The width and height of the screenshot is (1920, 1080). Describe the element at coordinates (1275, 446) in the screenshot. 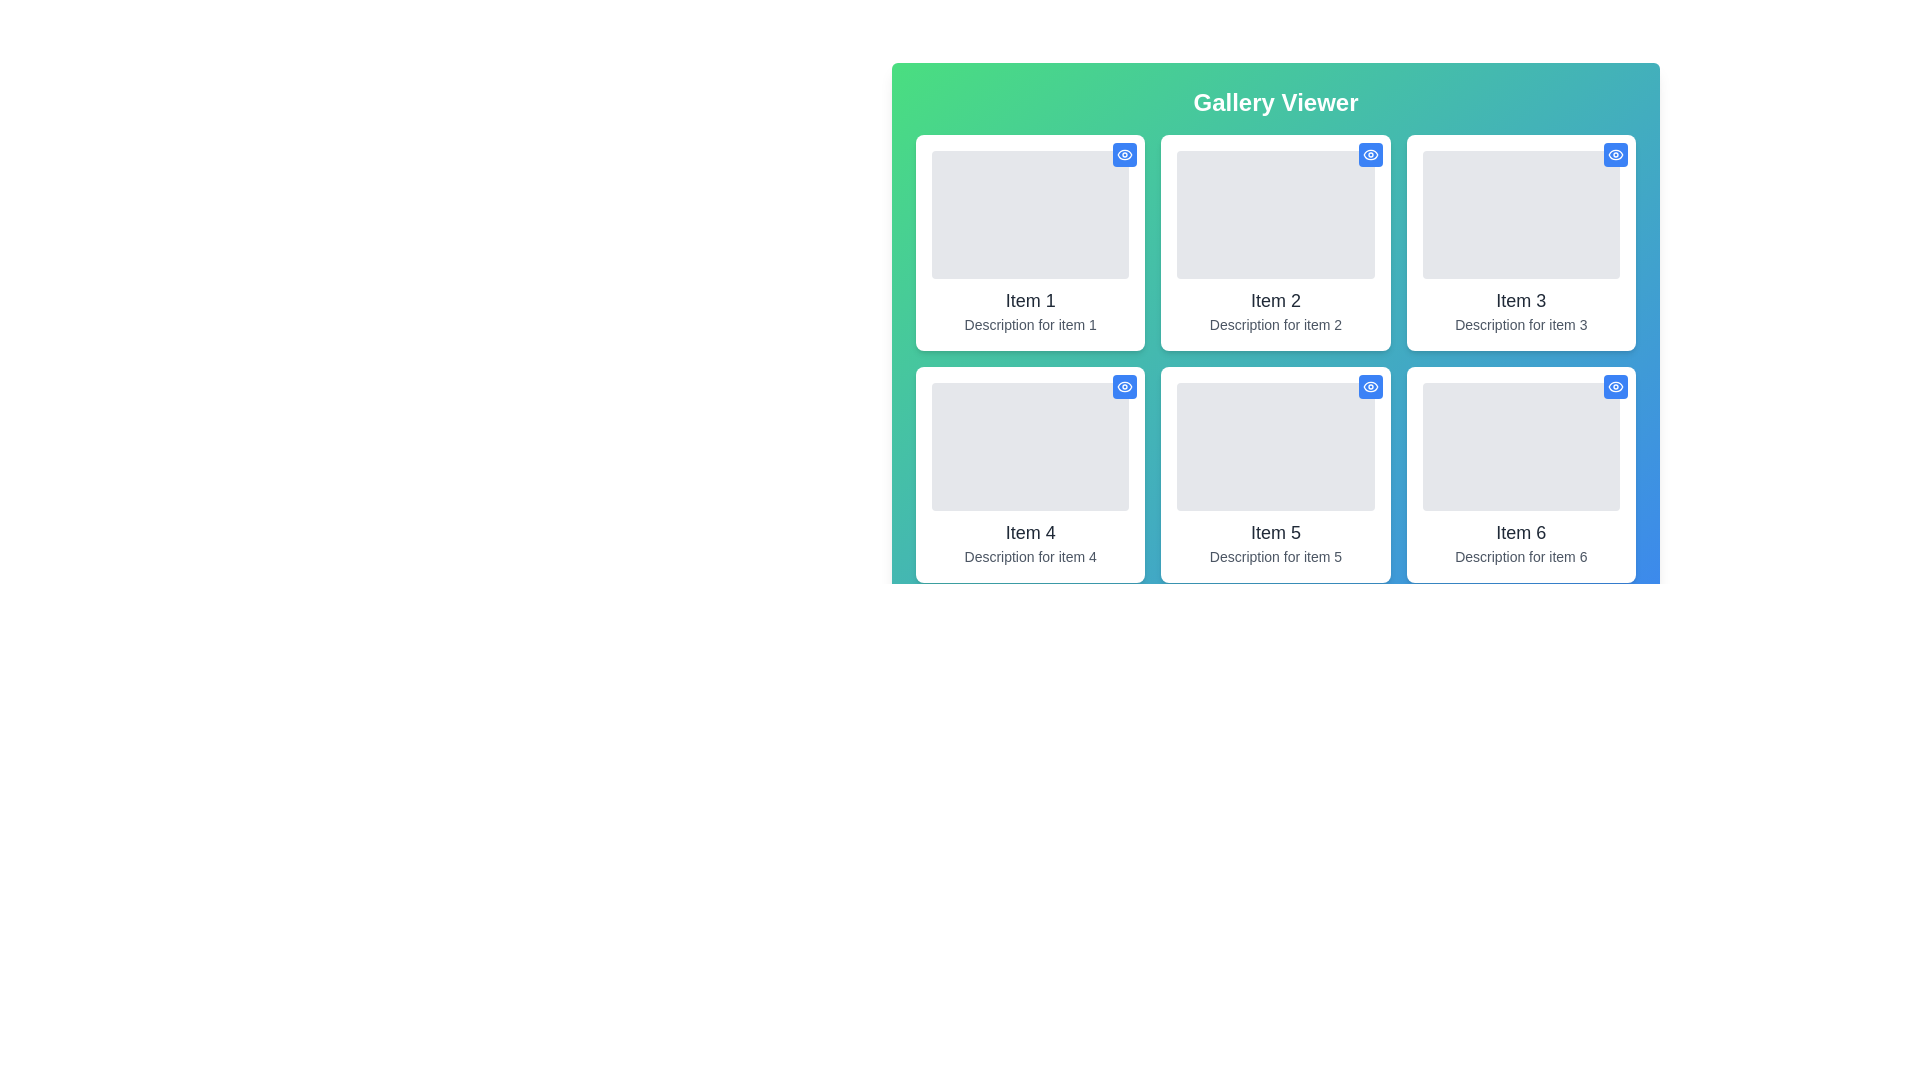

I see `the rectangular grey Placeholder area with rounded corners located in the top portion of the Item 5 card in the third column of the second row` at that location.